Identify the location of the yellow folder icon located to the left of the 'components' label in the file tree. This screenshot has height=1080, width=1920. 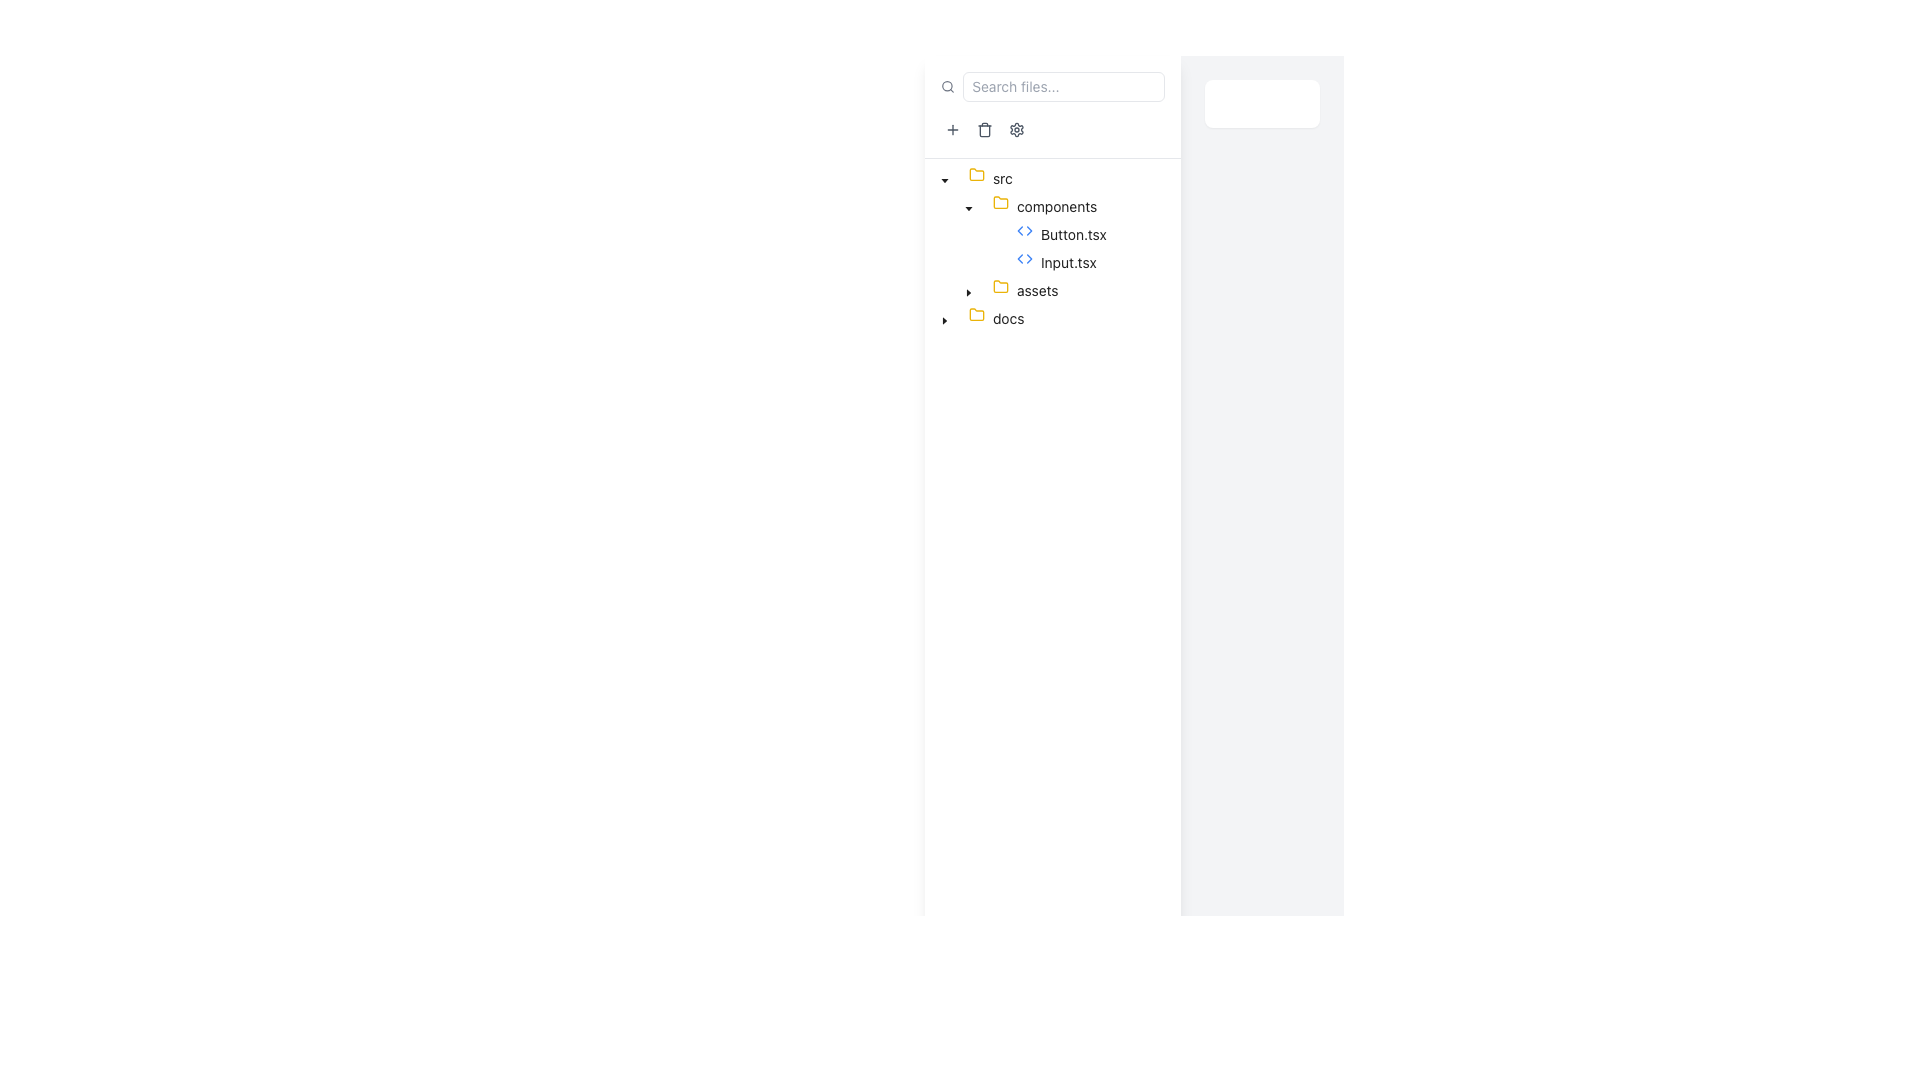
(1004, 207).